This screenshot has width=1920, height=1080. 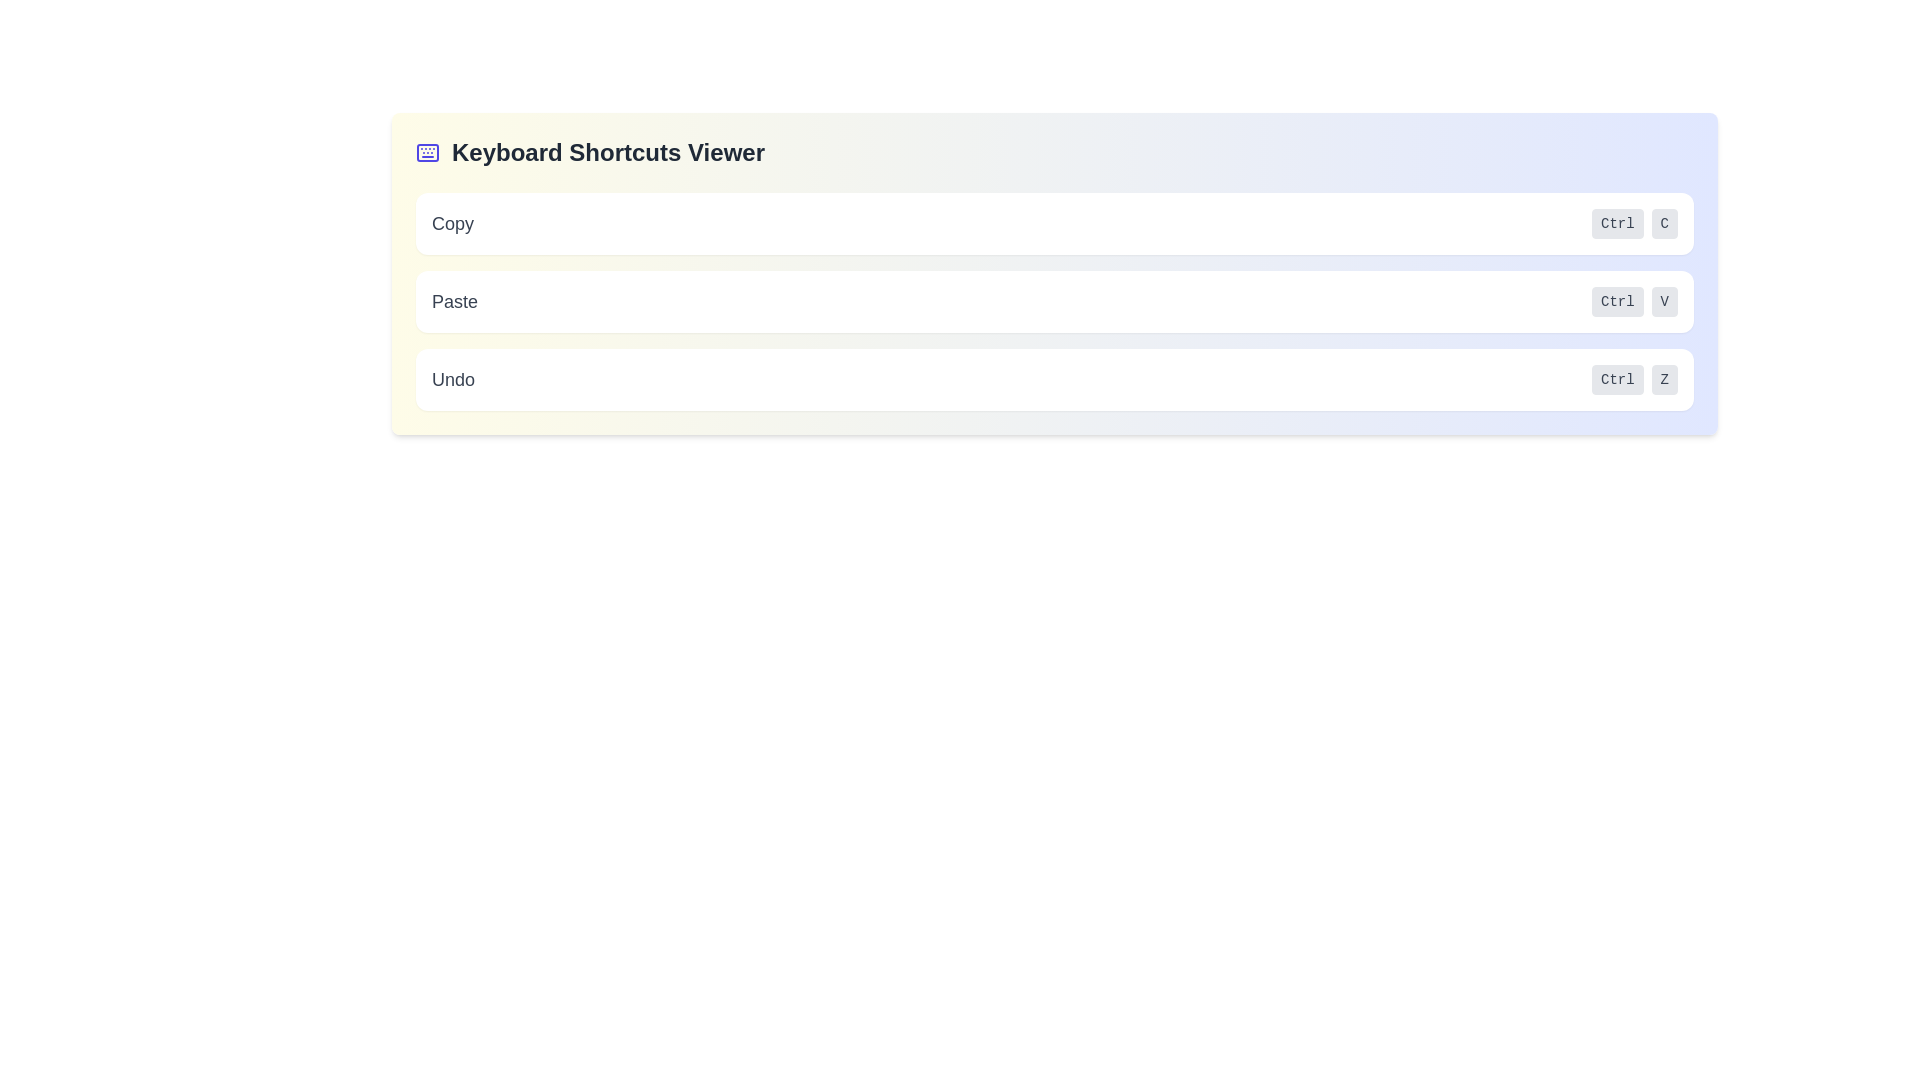 What do you see at coordinates (1617, 301) in the screenshot?
I see `the 'Ctrl' label button, which has a light gray background and dark gray text, located to the left of the 'V' button in the Paste action group` at bounding box center [1617, 301].